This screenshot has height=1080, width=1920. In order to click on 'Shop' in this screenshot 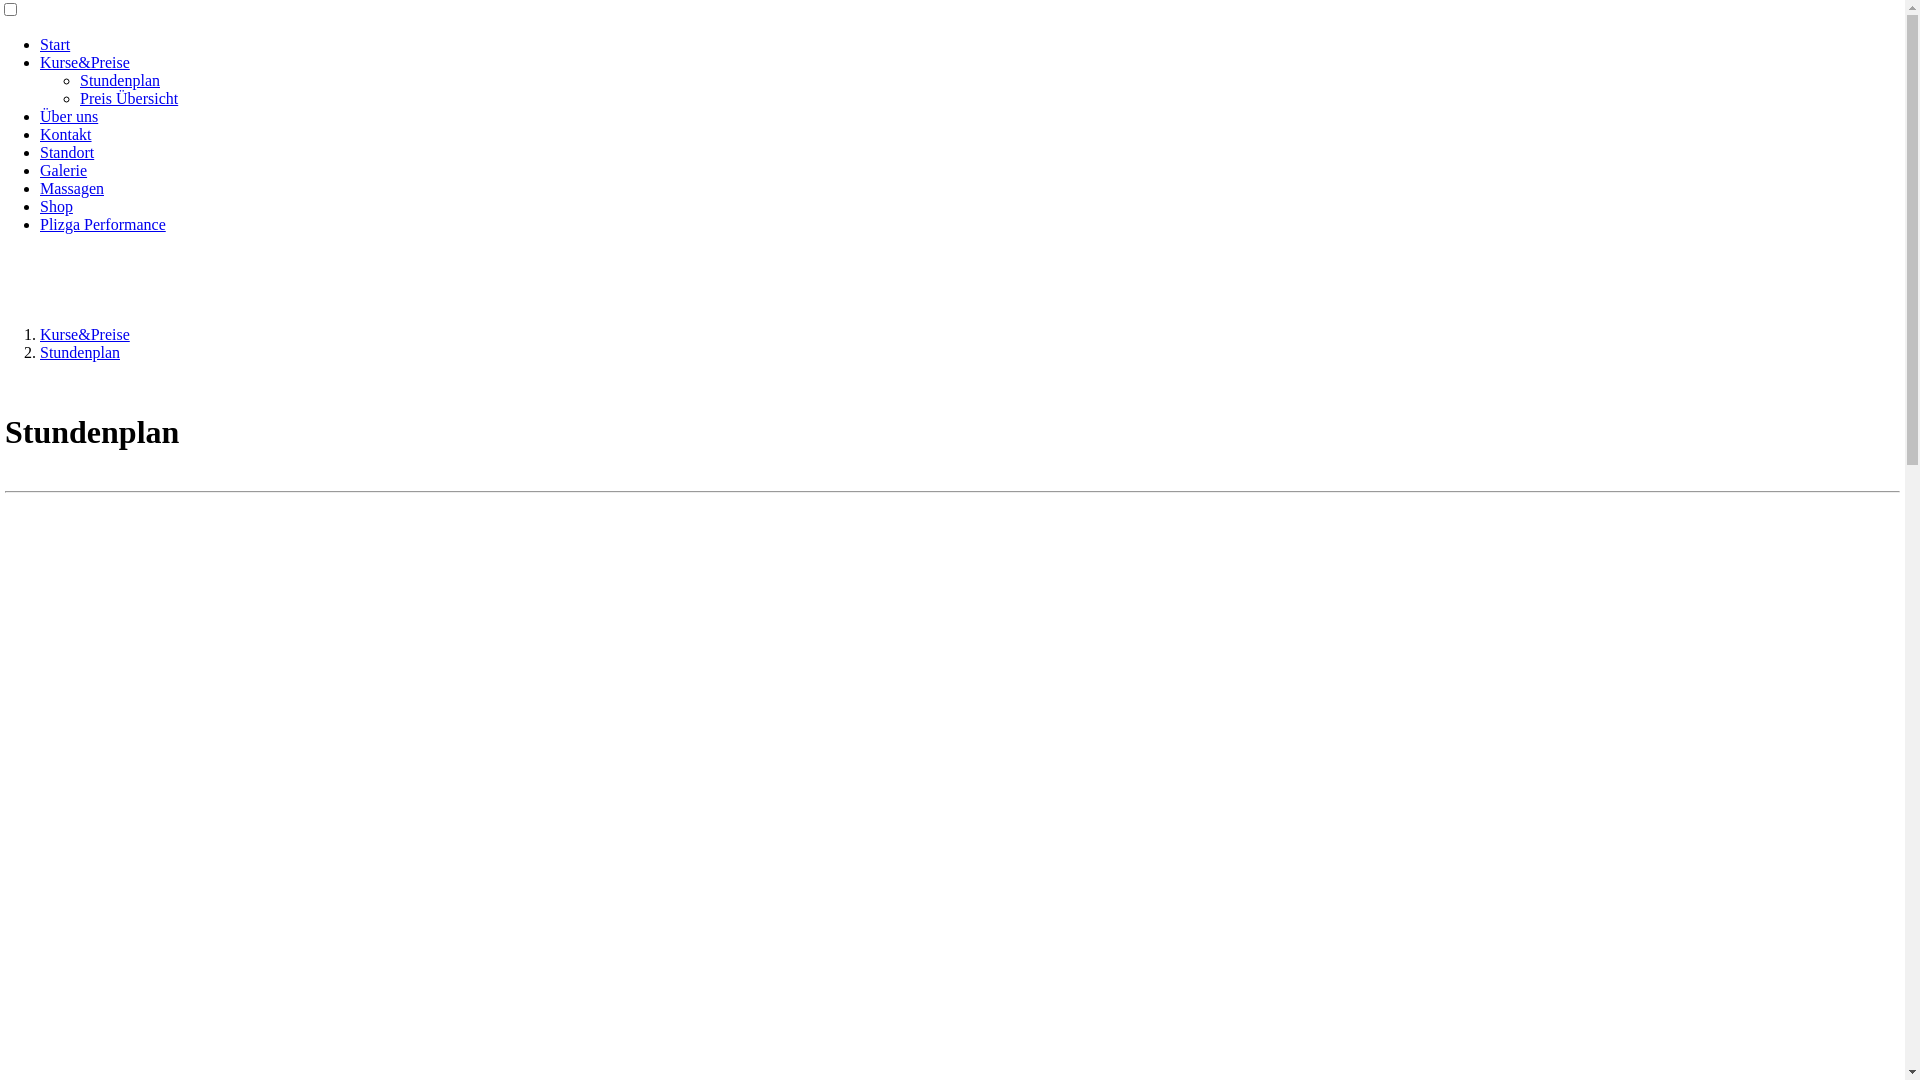, I will do `click(56, 206)`.